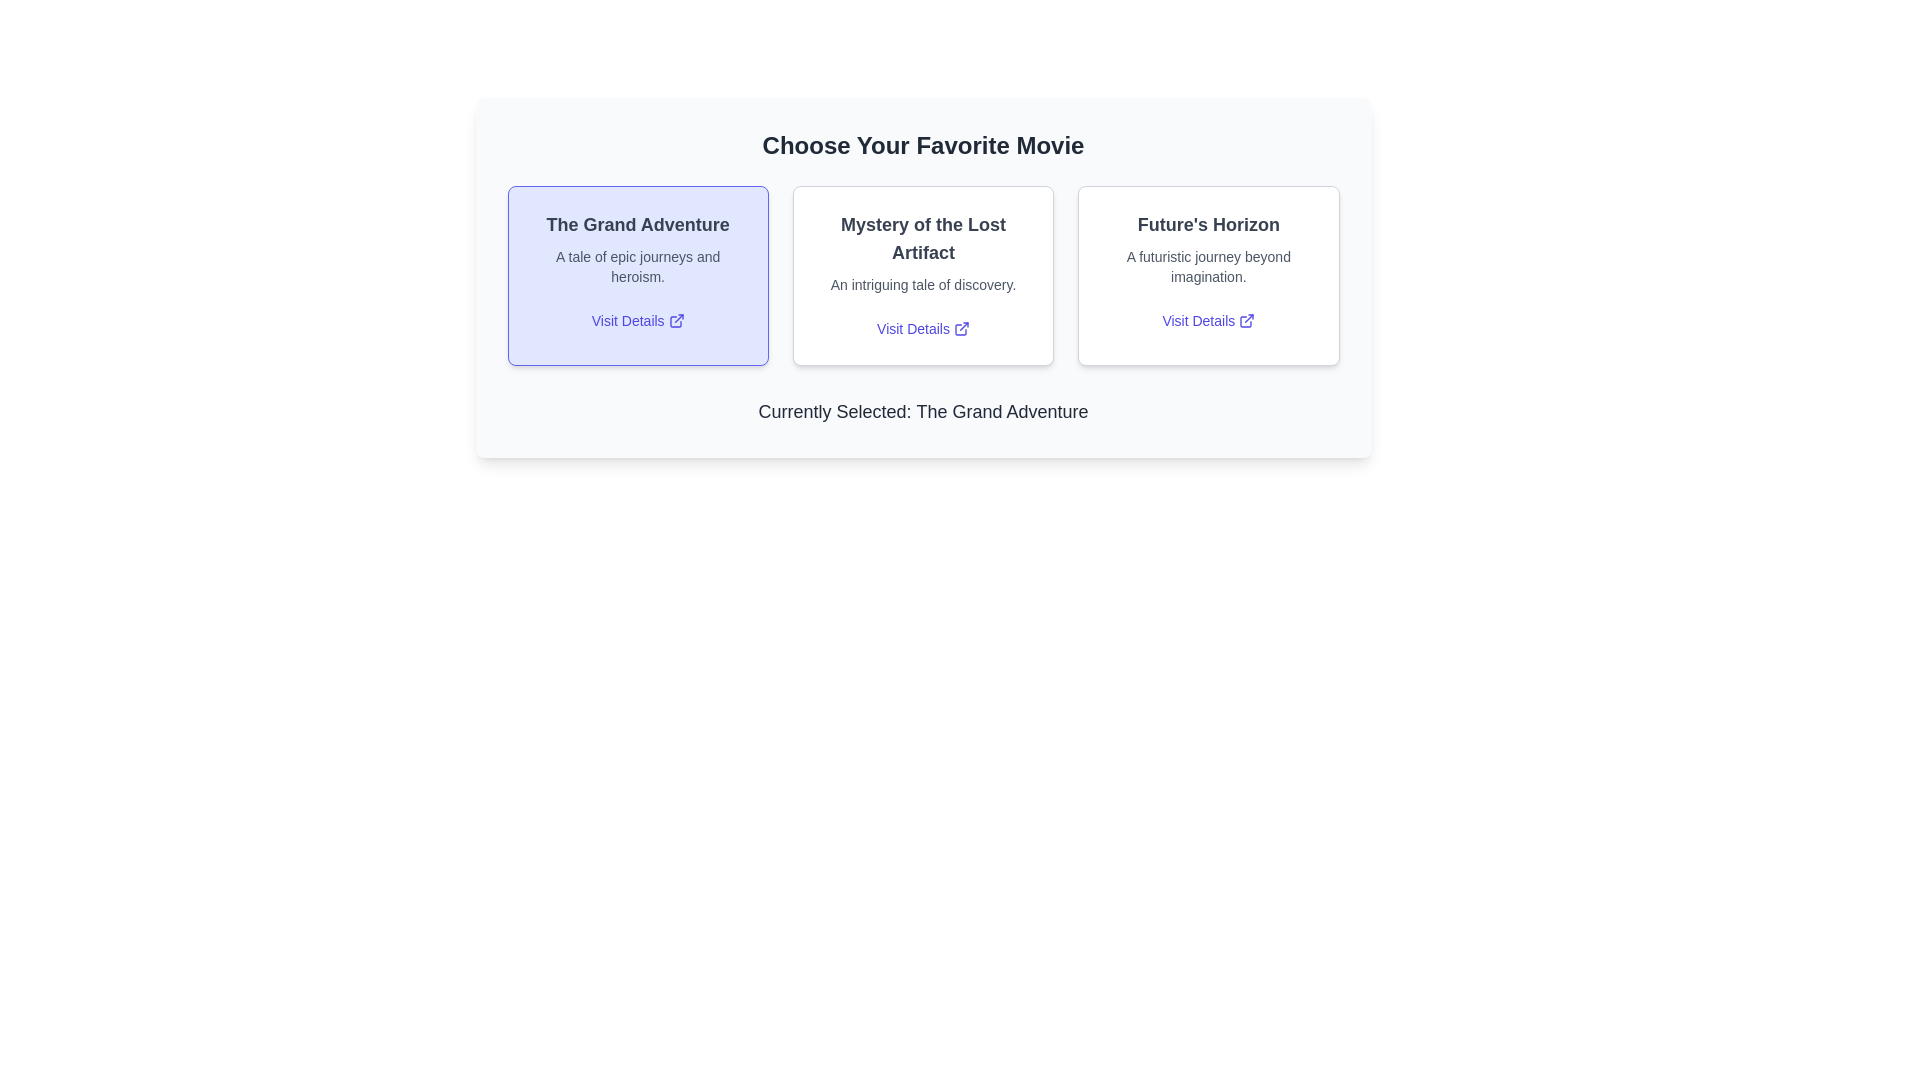 Image resolution: width=1920 pixels, height=1080 pixels. What do you see at coordinates (922, 276) in the screenshot?
I see `descriptive text of the second movie segment in the grid layout located below the heading 'Choose Your Favorite Movie' and above 'Currently Selected: The Grand Adventure'` at bounding box center [922, 276].